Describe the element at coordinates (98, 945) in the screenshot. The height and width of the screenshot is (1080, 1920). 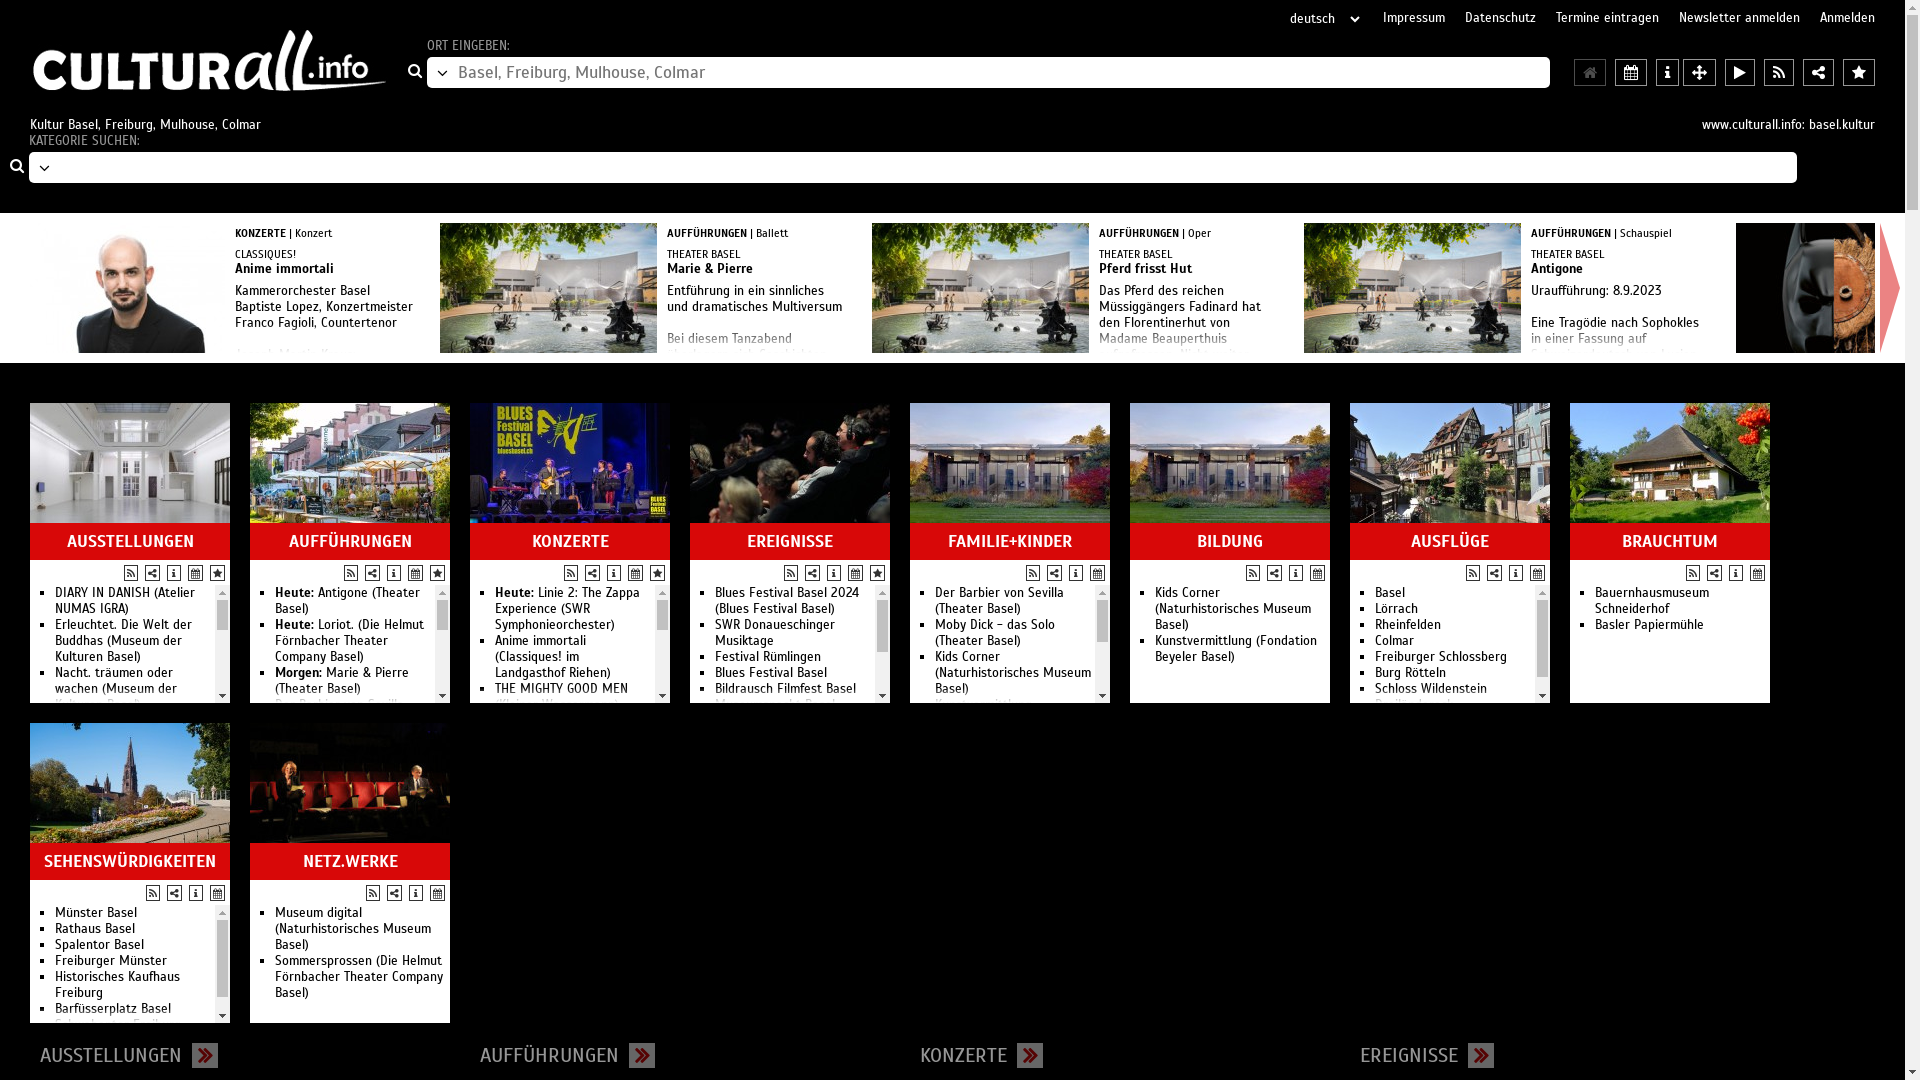
I see `'Spalentor Basel'` at that location.